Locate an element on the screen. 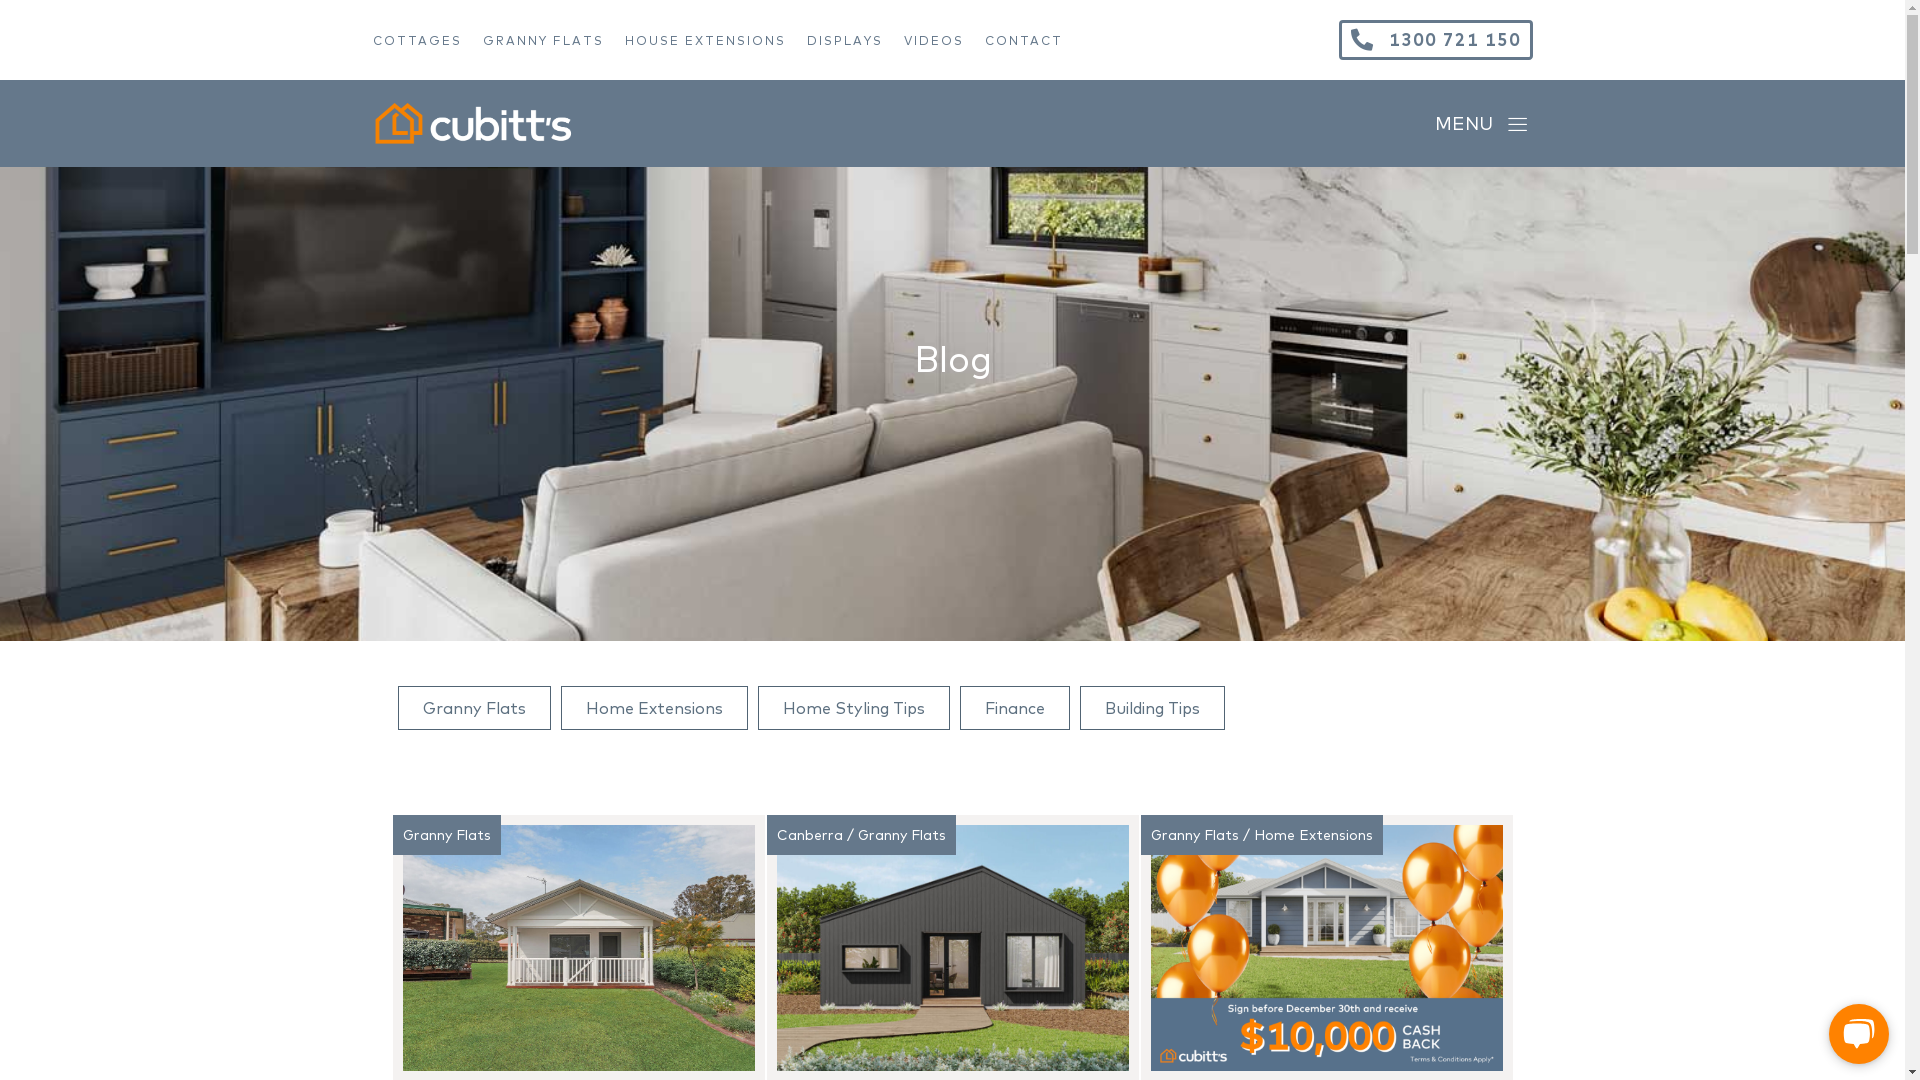 This screenshot has height=1080, width=1920. 'CUB_Primary_Logo_Reverse_RGB_1200px' is located at coordinates (372, 123).